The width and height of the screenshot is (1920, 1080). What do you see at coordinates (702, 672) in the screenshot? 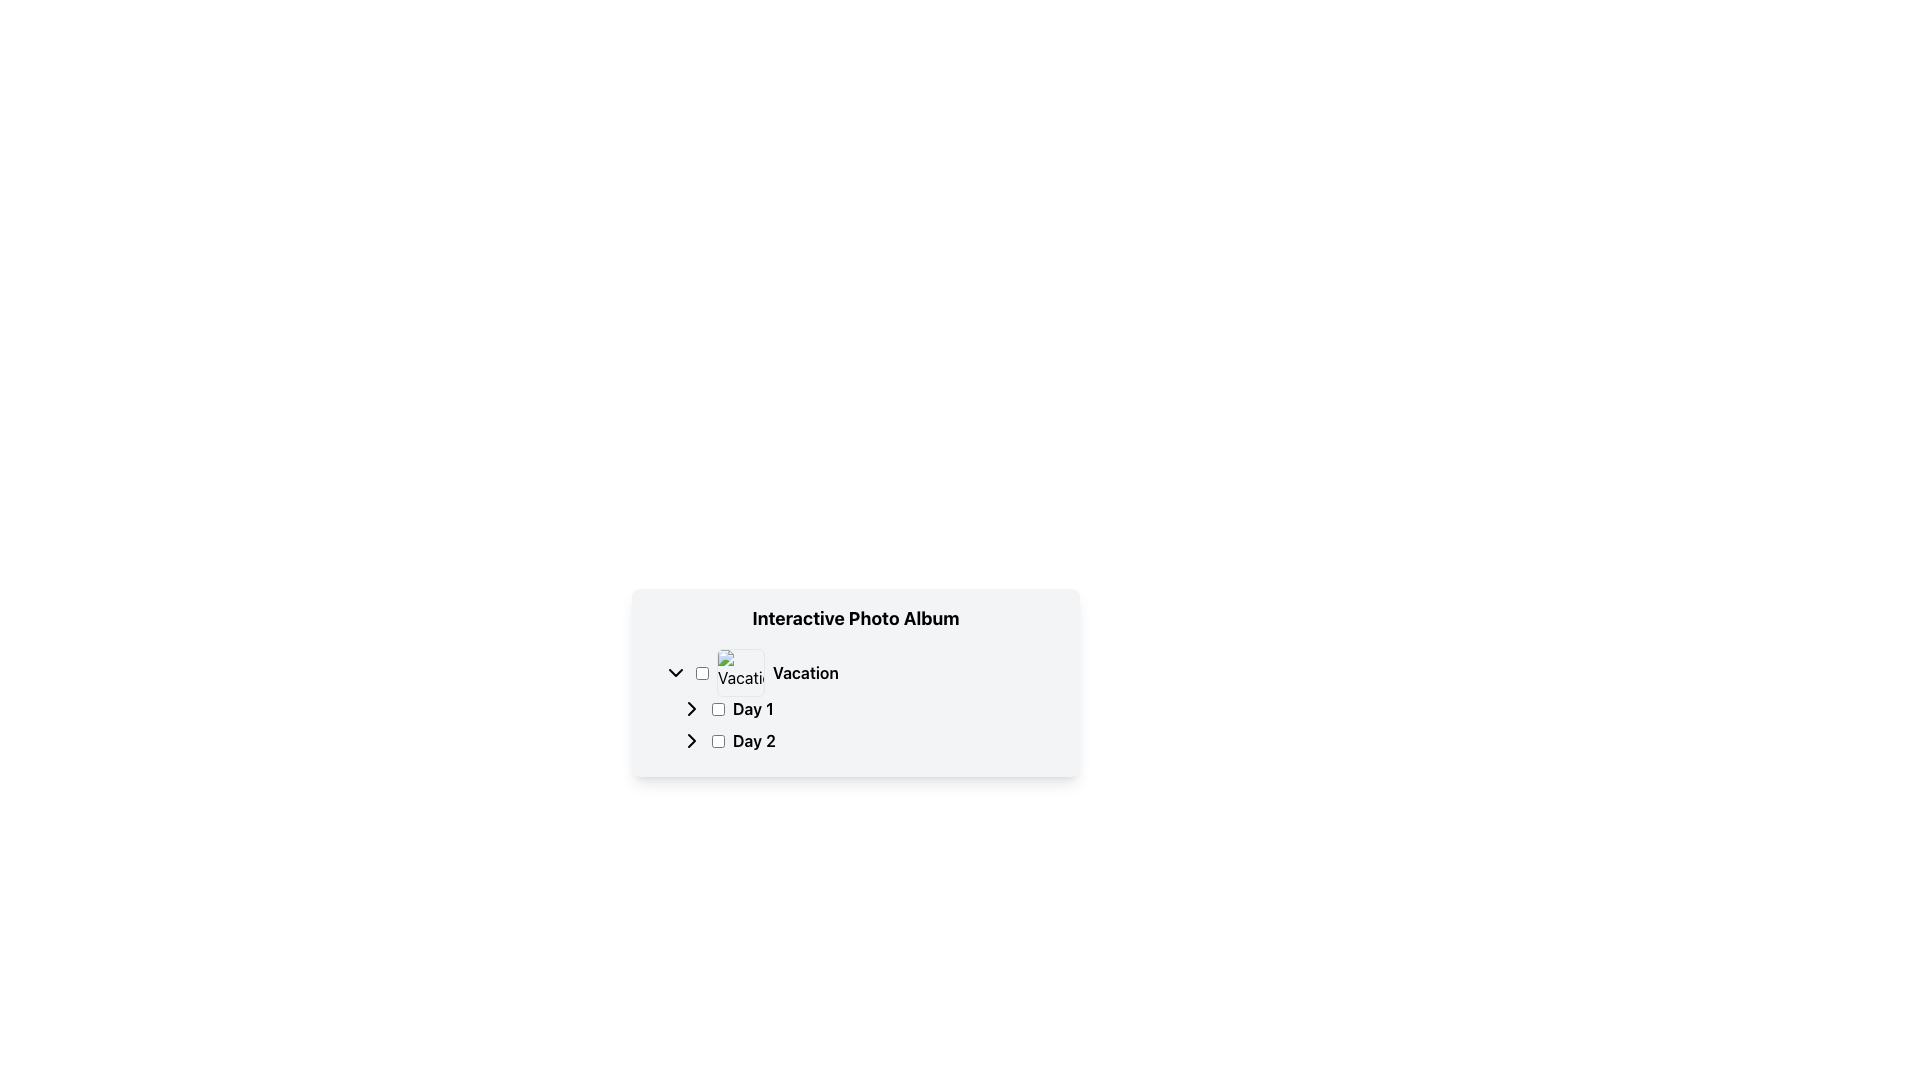
I see `the checkbox` at bounding box center [702, 672].